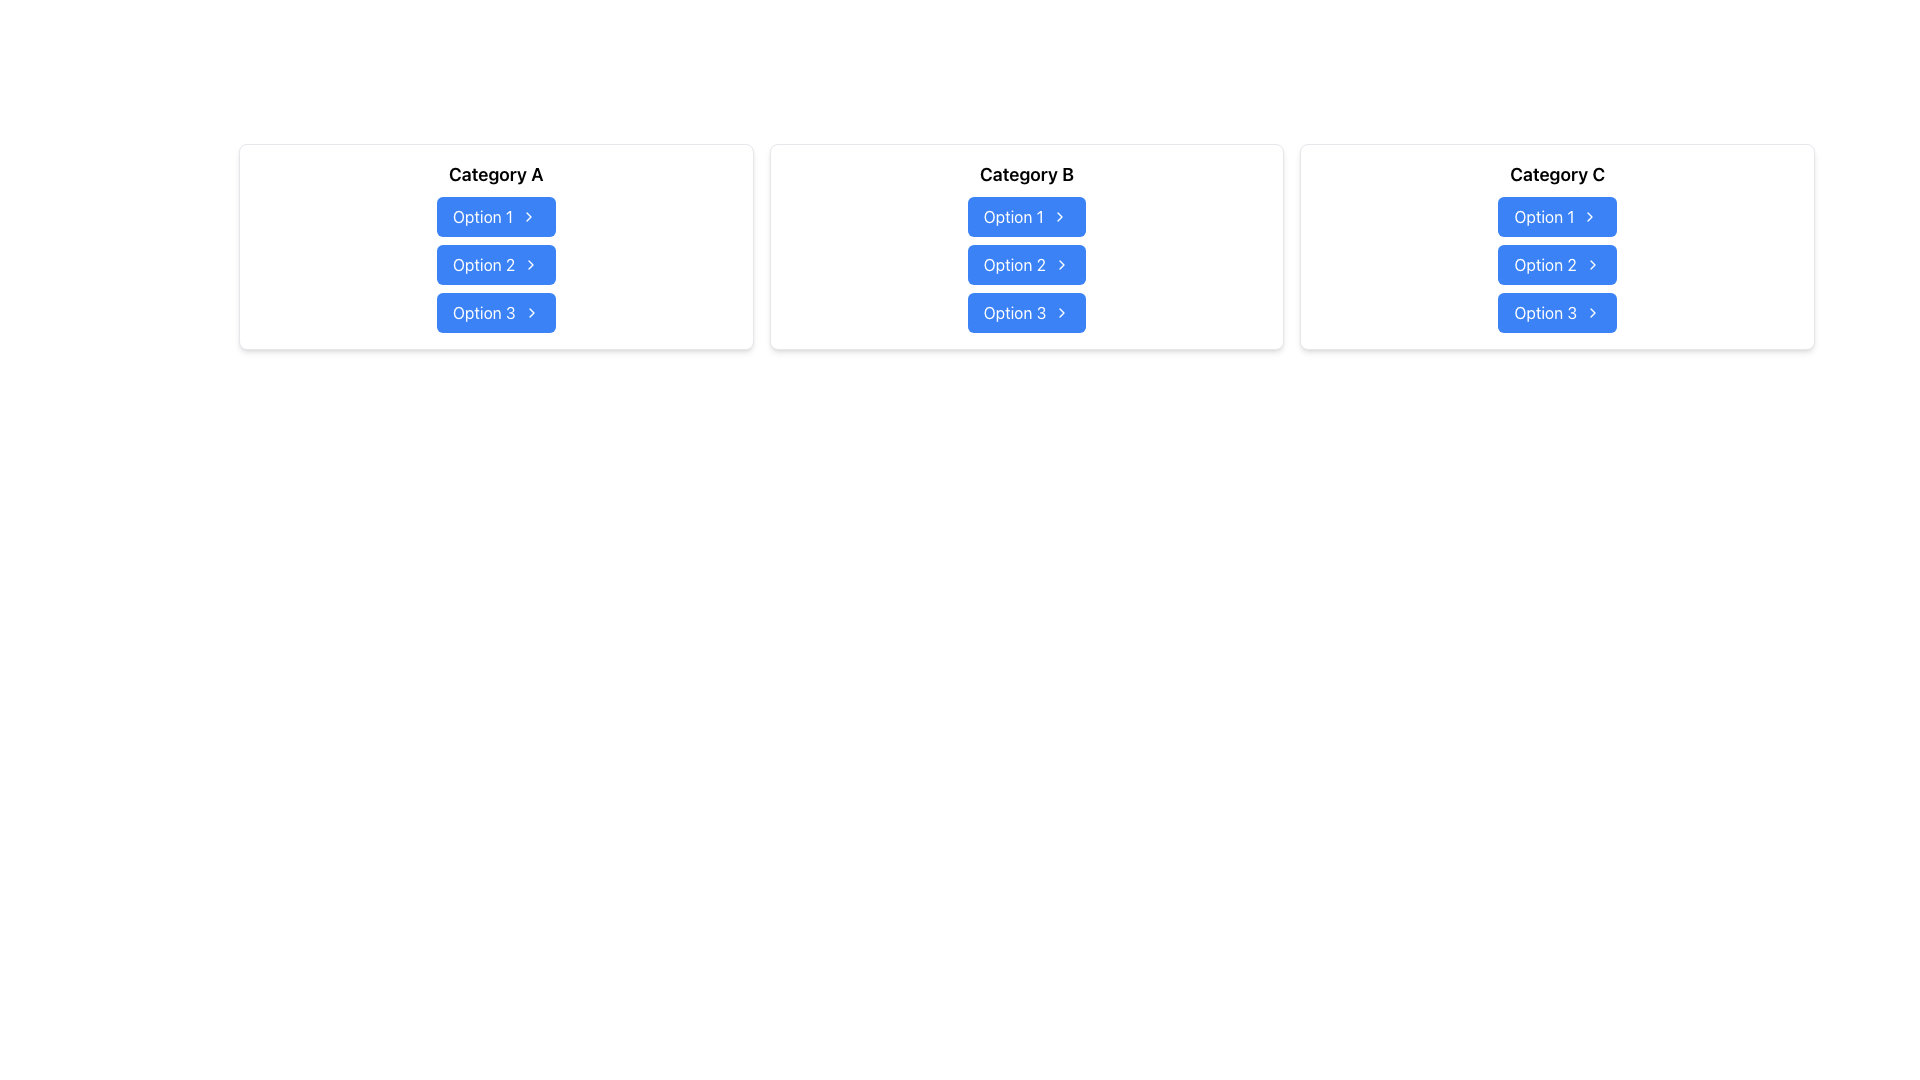 The height and width of the screenshot is (1080, 1920). Describe the element at coordinates (1060, 312) in the screenshot. I see `the rightmost icon within the button labeled 'Option 3' under the heading 'Category B'` at that location.